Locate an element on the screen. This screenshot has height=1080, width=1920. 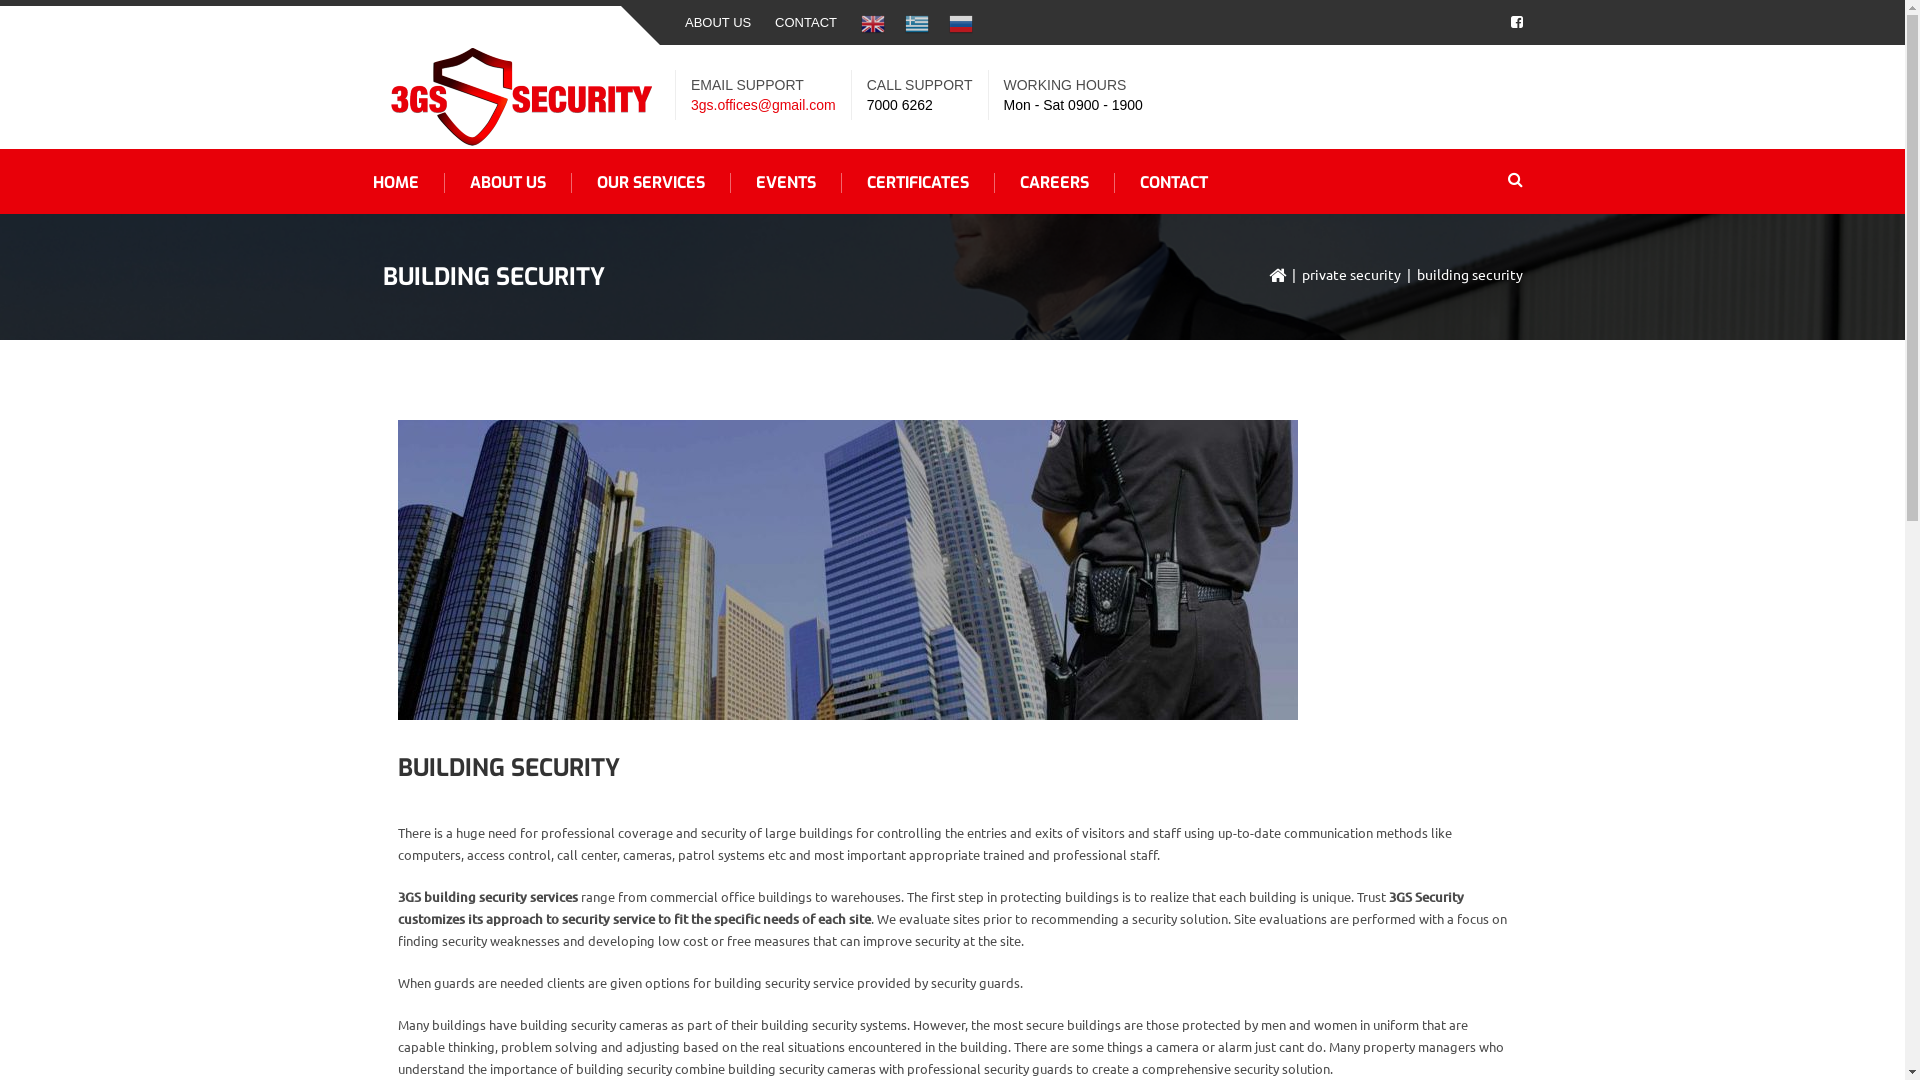
'CERTIFICATES' is located at coordinates (841, 182).